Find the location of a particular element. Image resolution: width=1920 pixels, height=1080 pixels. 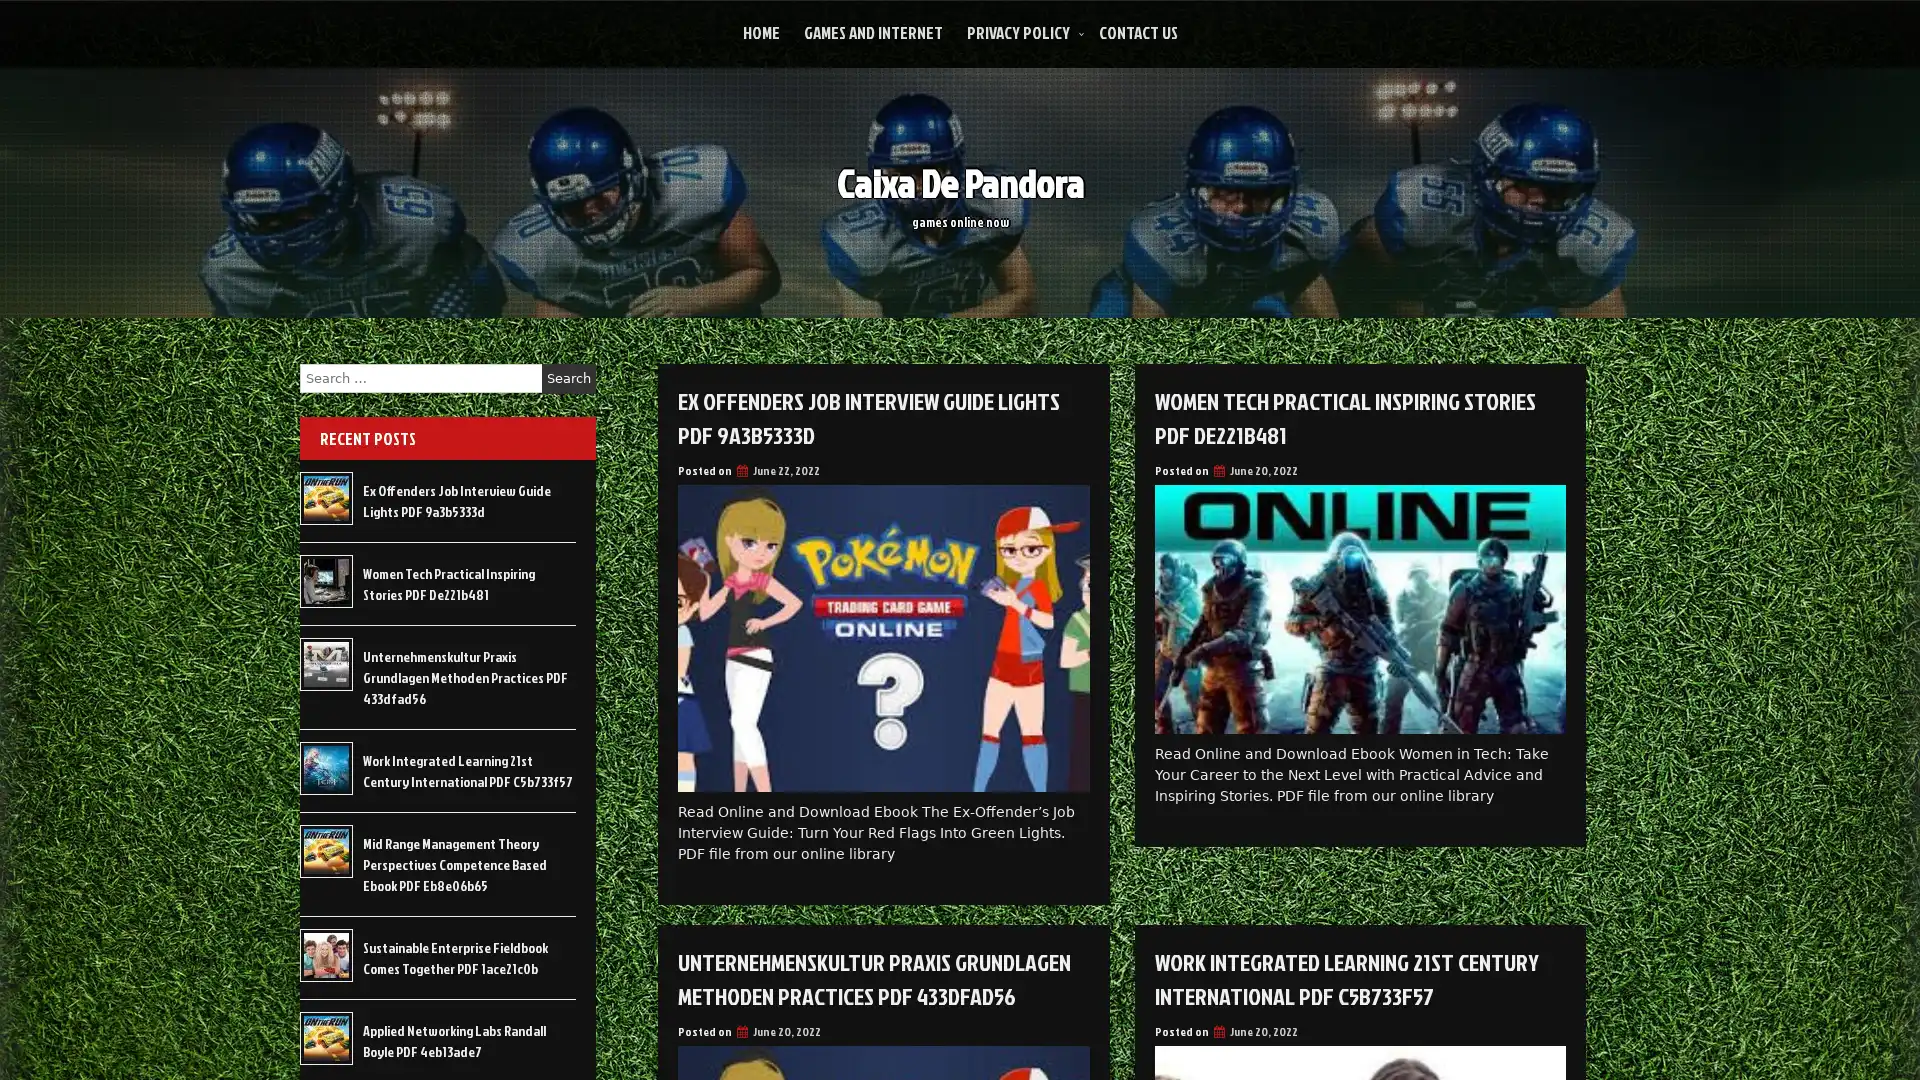

Search is located at coordinates (568, 378).